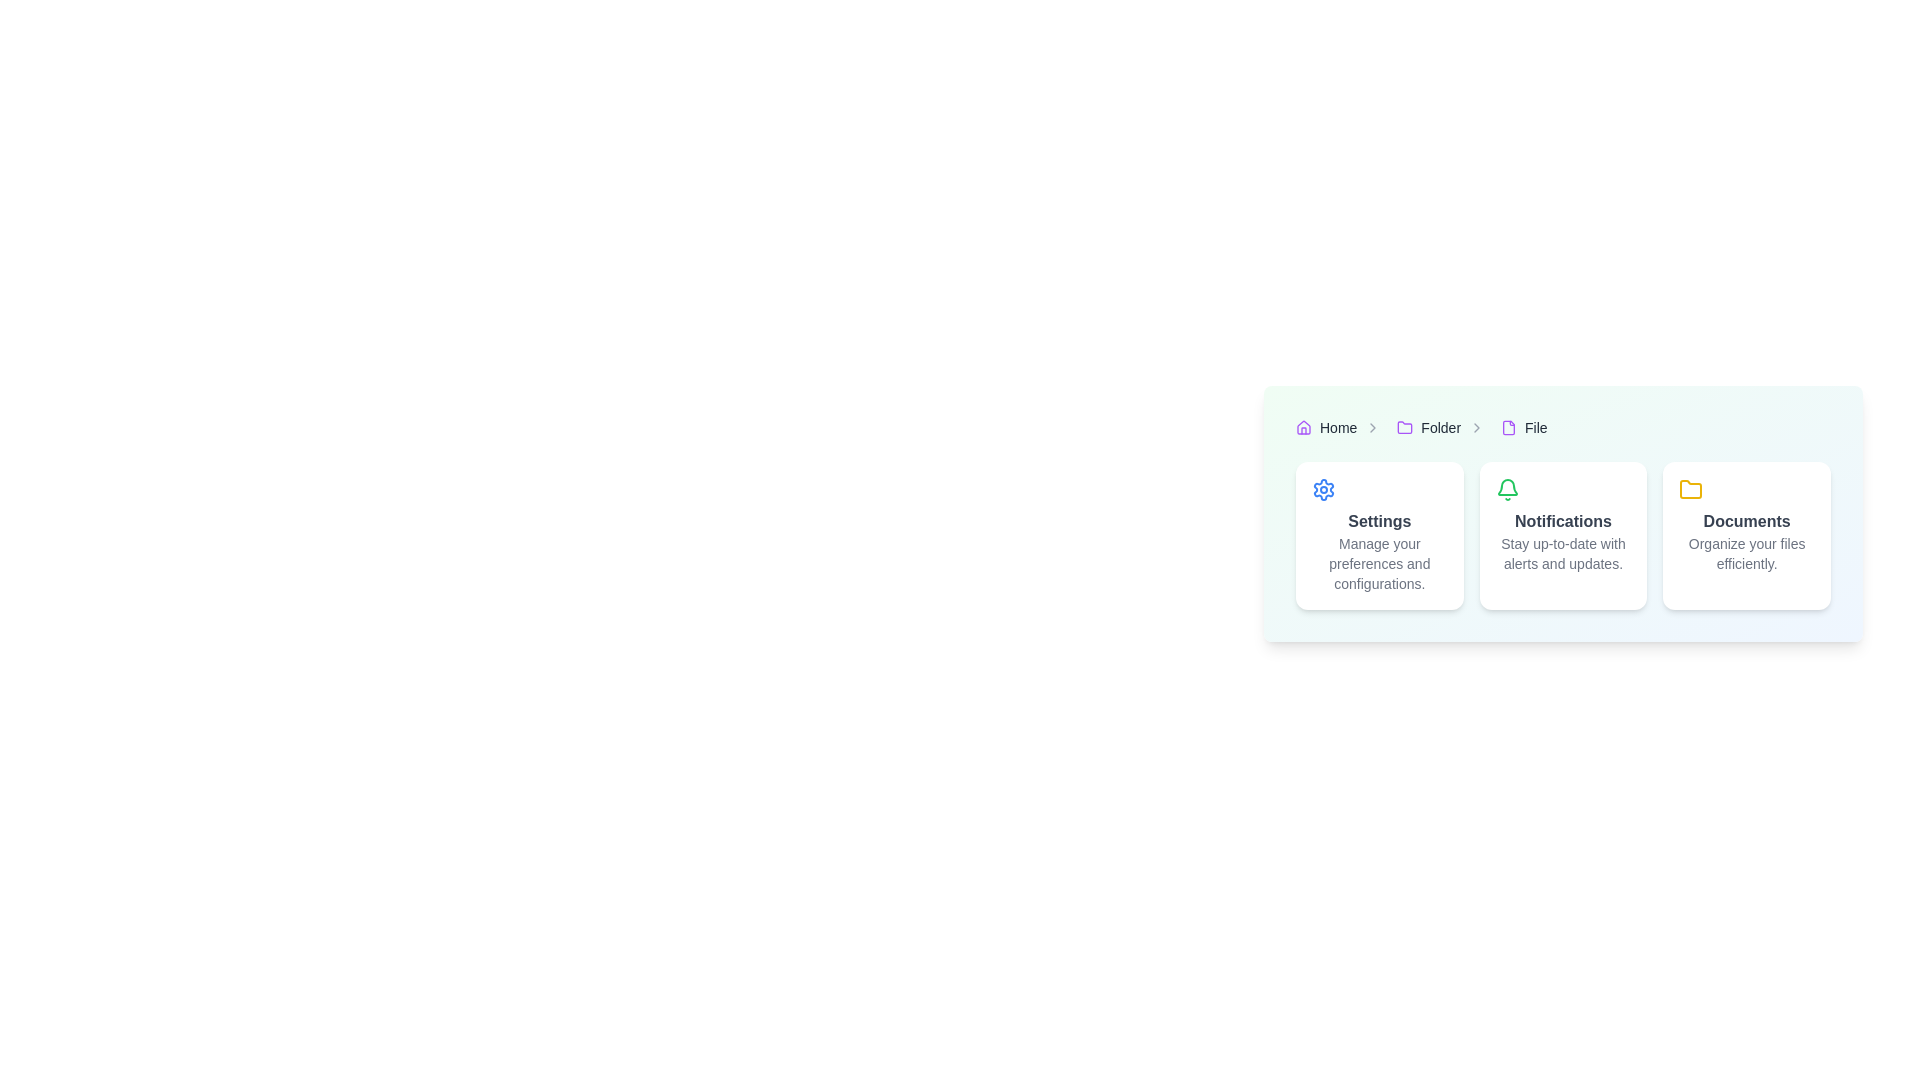  What do you see at coordinates (1562, 535) in the screenshot?
I see `the notification tile, which is the second tile in a group of three horizontally arranged tiles` at bounding box center [1562, 535].